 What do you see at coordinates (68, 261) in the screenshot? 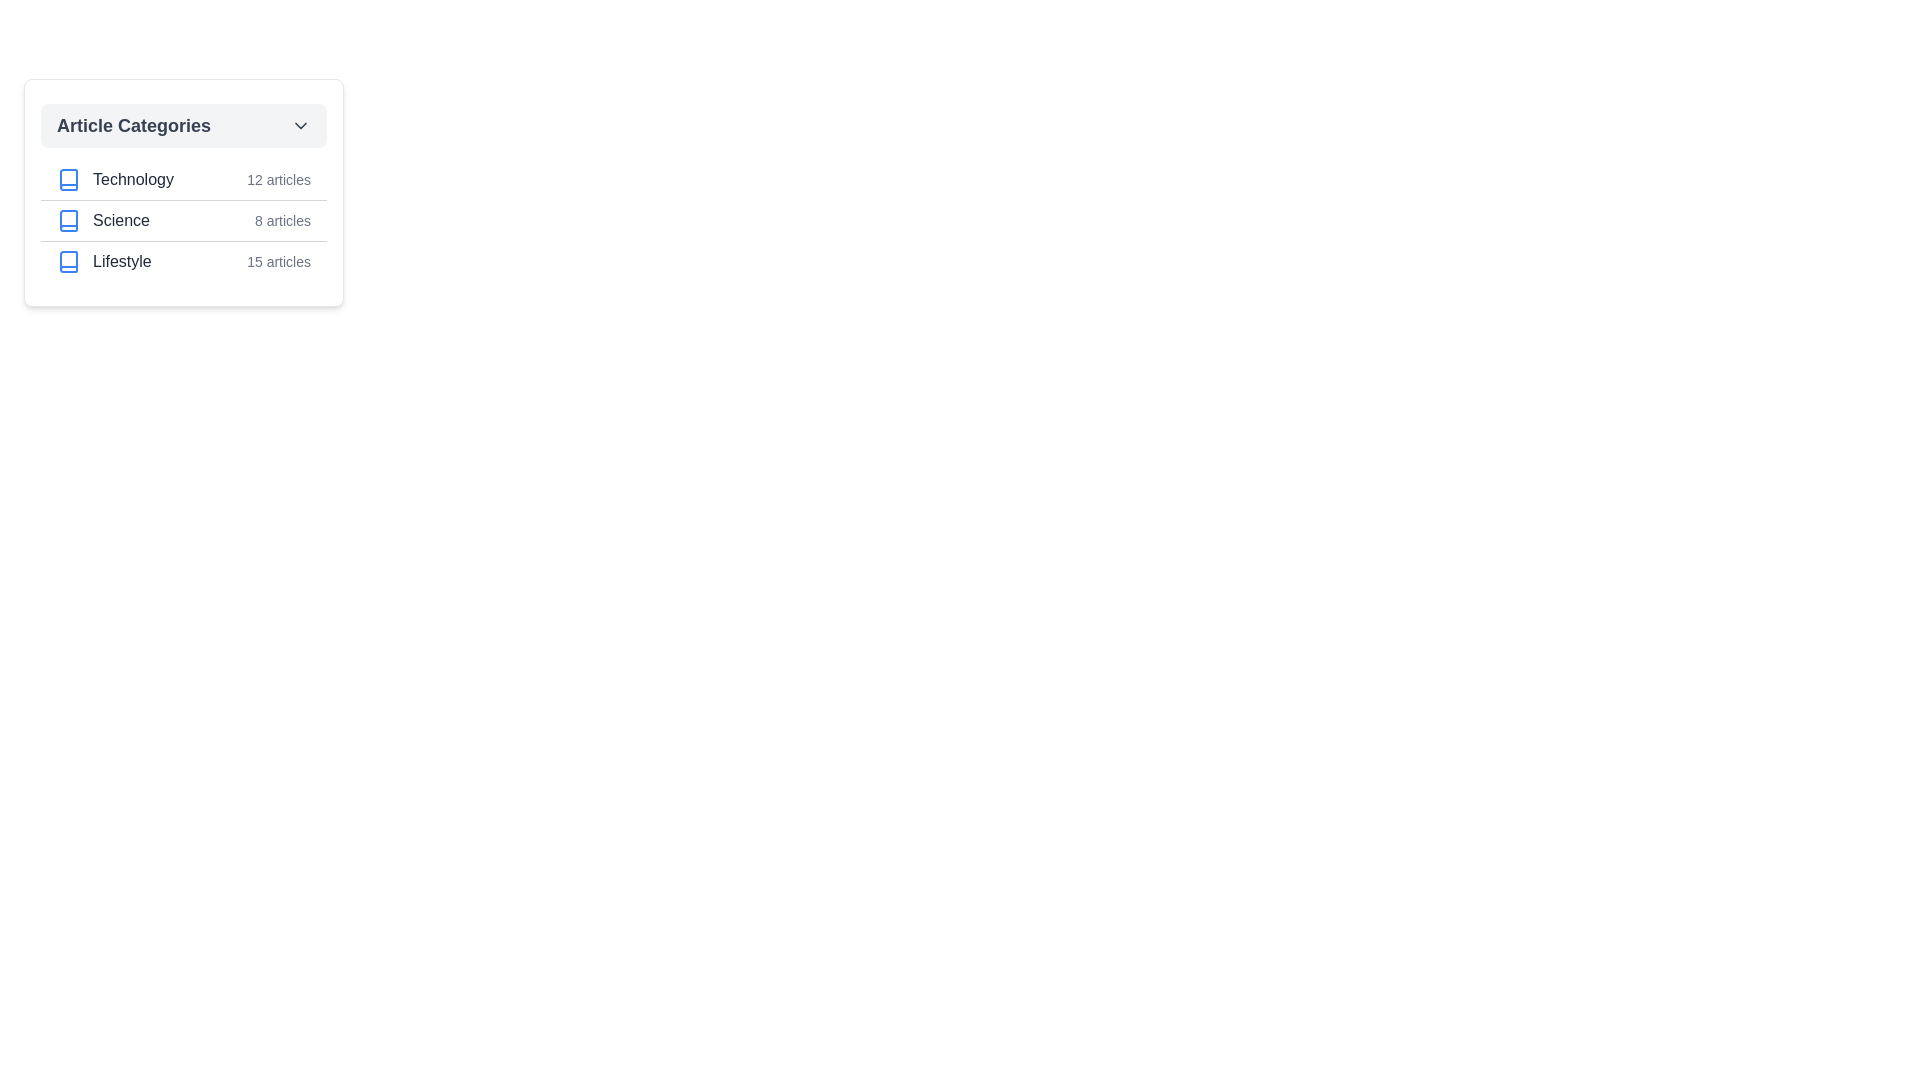
I see `the 'Lifestyle' category icon located within the third list item labeled 'Lifestyle 15 articles'` at bounding box center [68, 261].